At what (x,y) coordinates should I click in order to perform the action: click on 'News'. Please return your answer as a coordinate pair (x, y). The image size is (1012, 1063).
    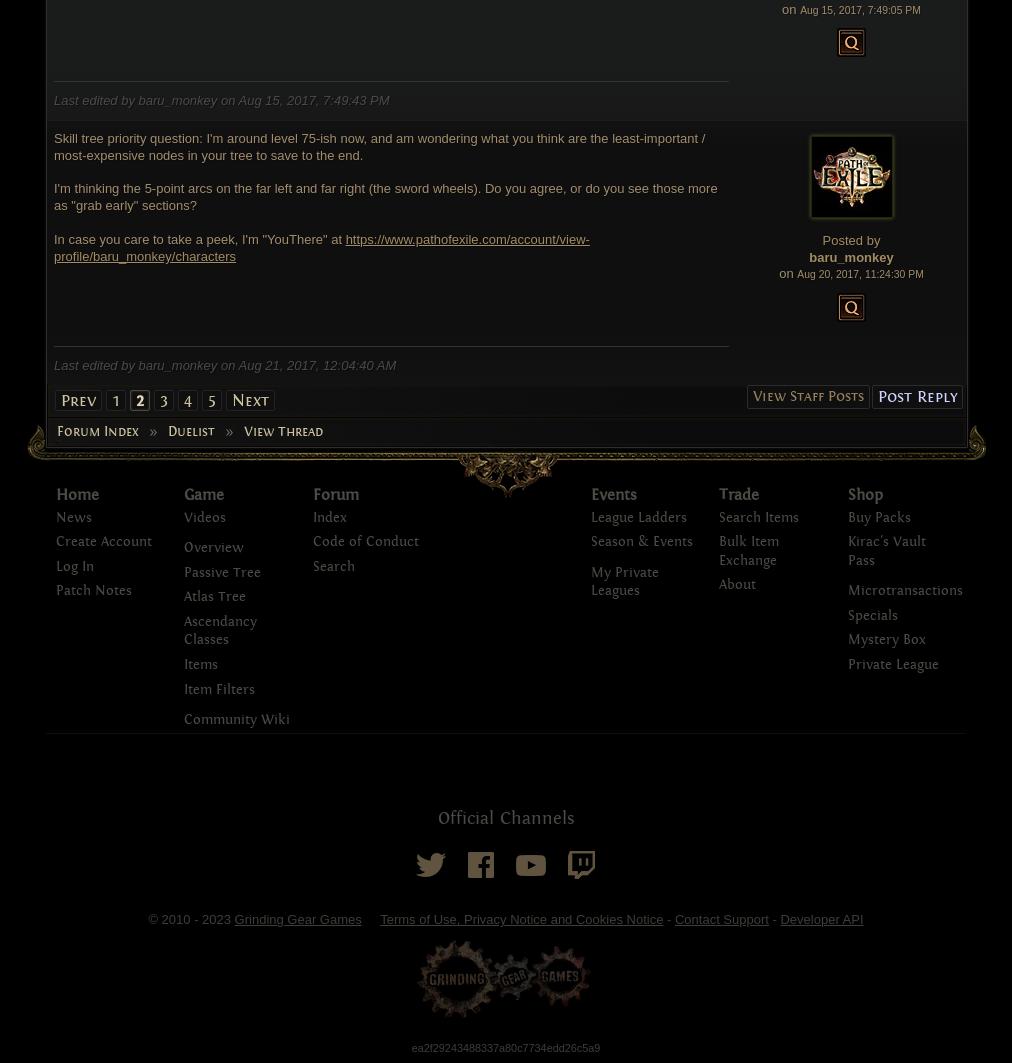
    Looking at the image, I should click on (54, 516).